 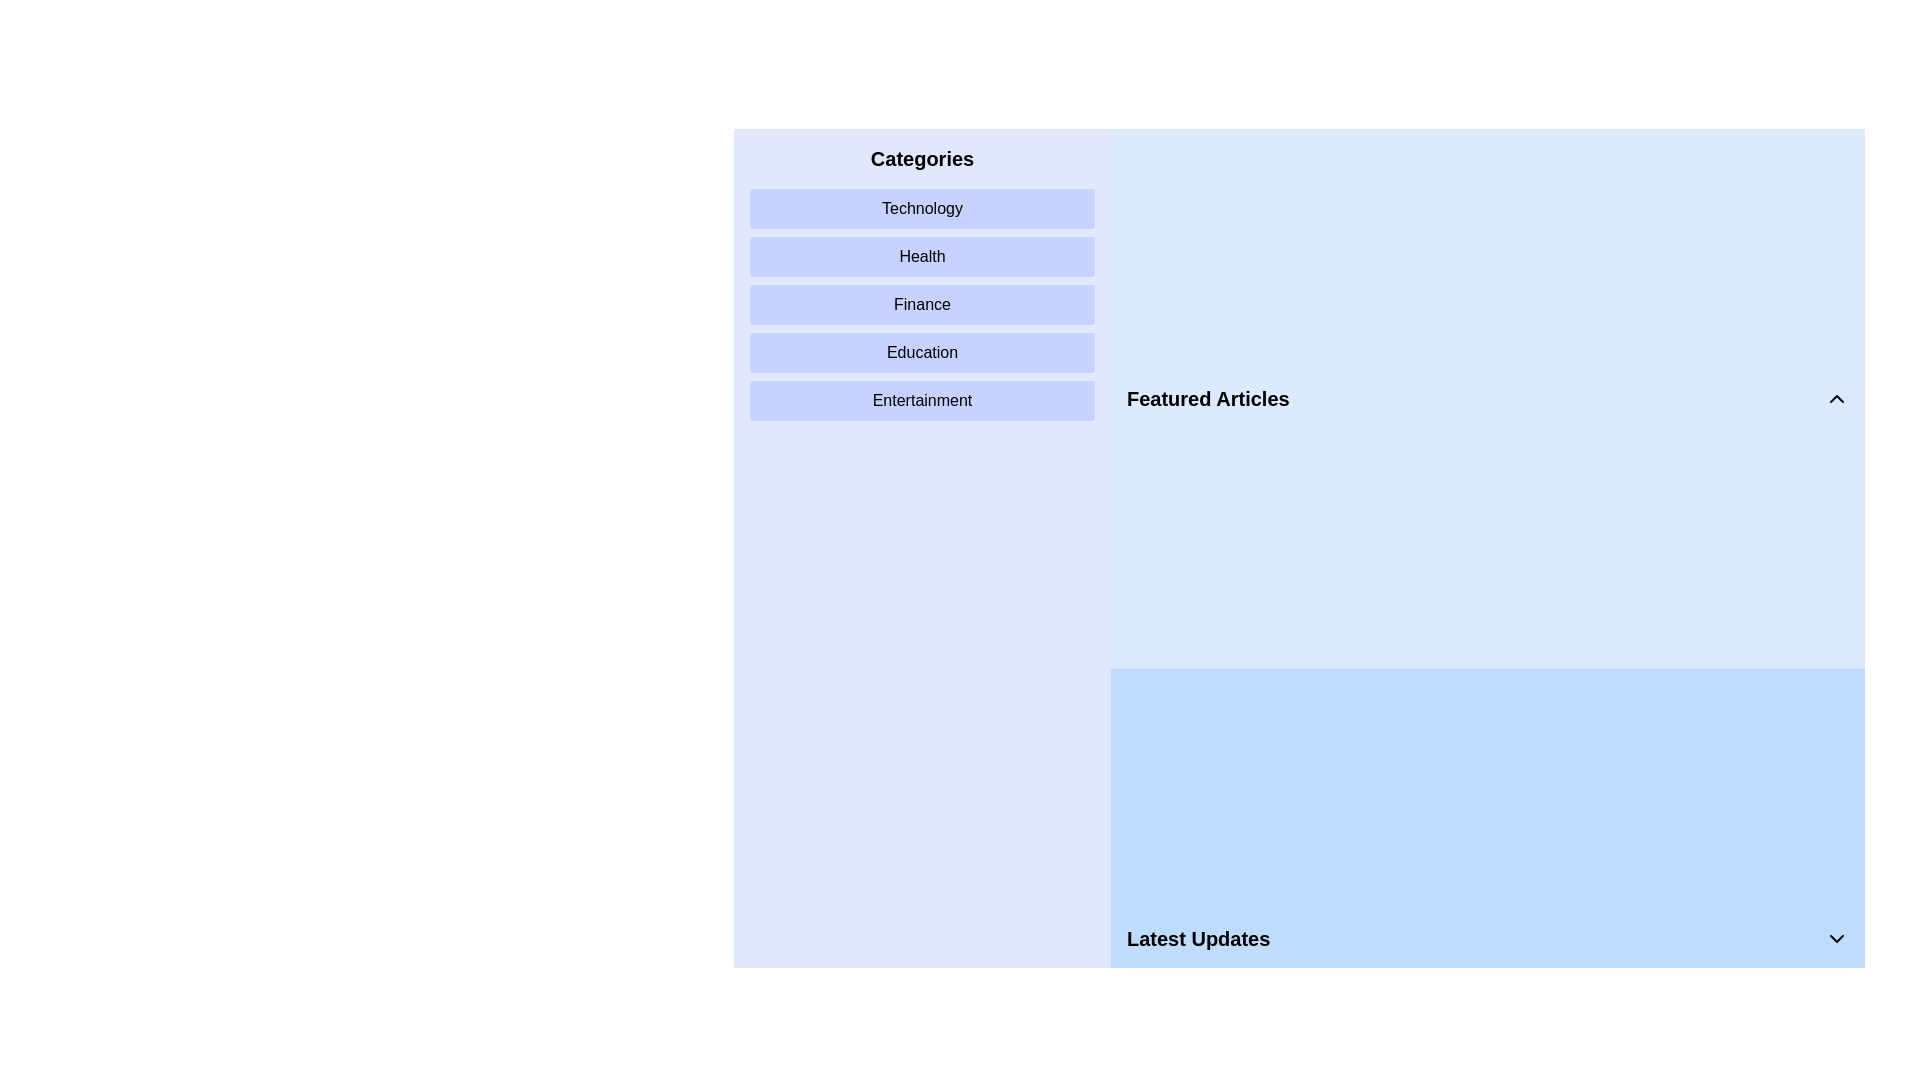 What do you see at coordinates (1837, 398) in the screenshot?
I see `the upward-pointing arrow button with a minimalistic SVG icon` at bounding box center [1837, 398].